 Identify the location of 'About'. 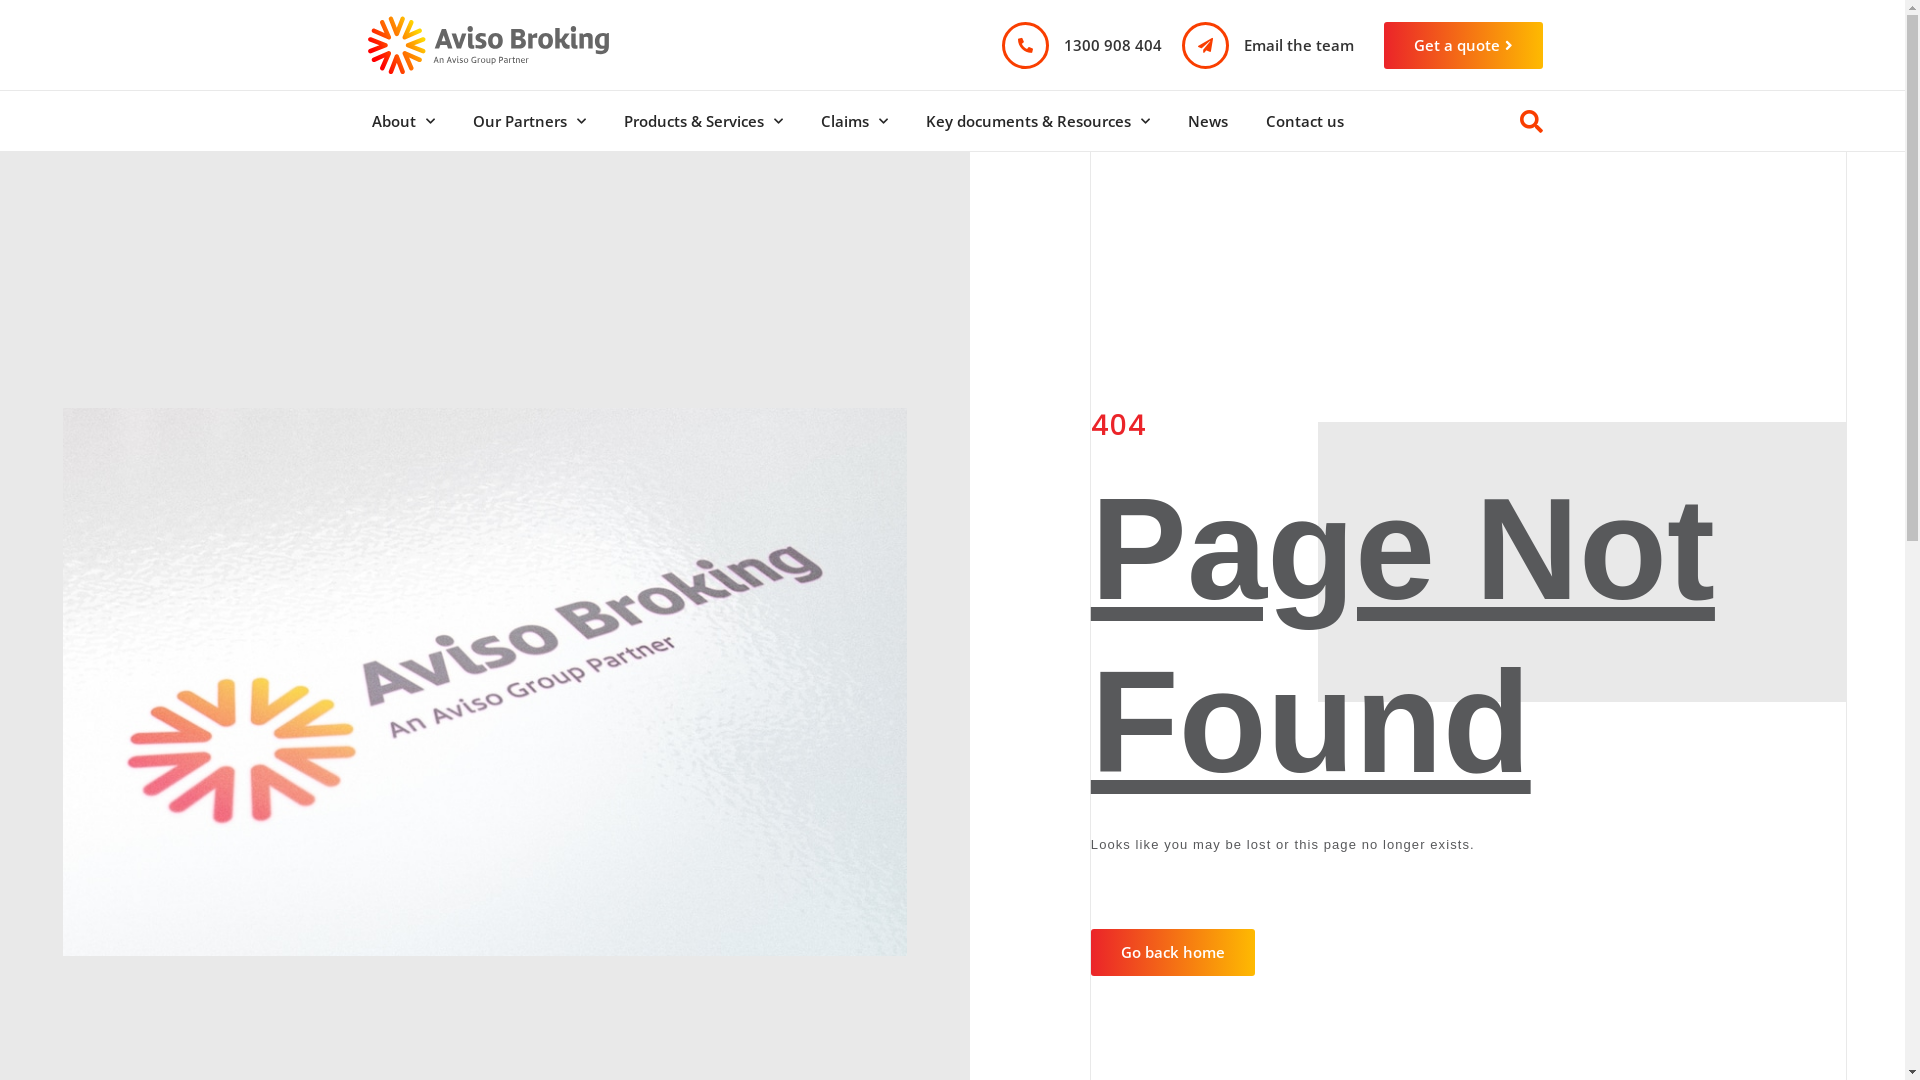
(401, 120).